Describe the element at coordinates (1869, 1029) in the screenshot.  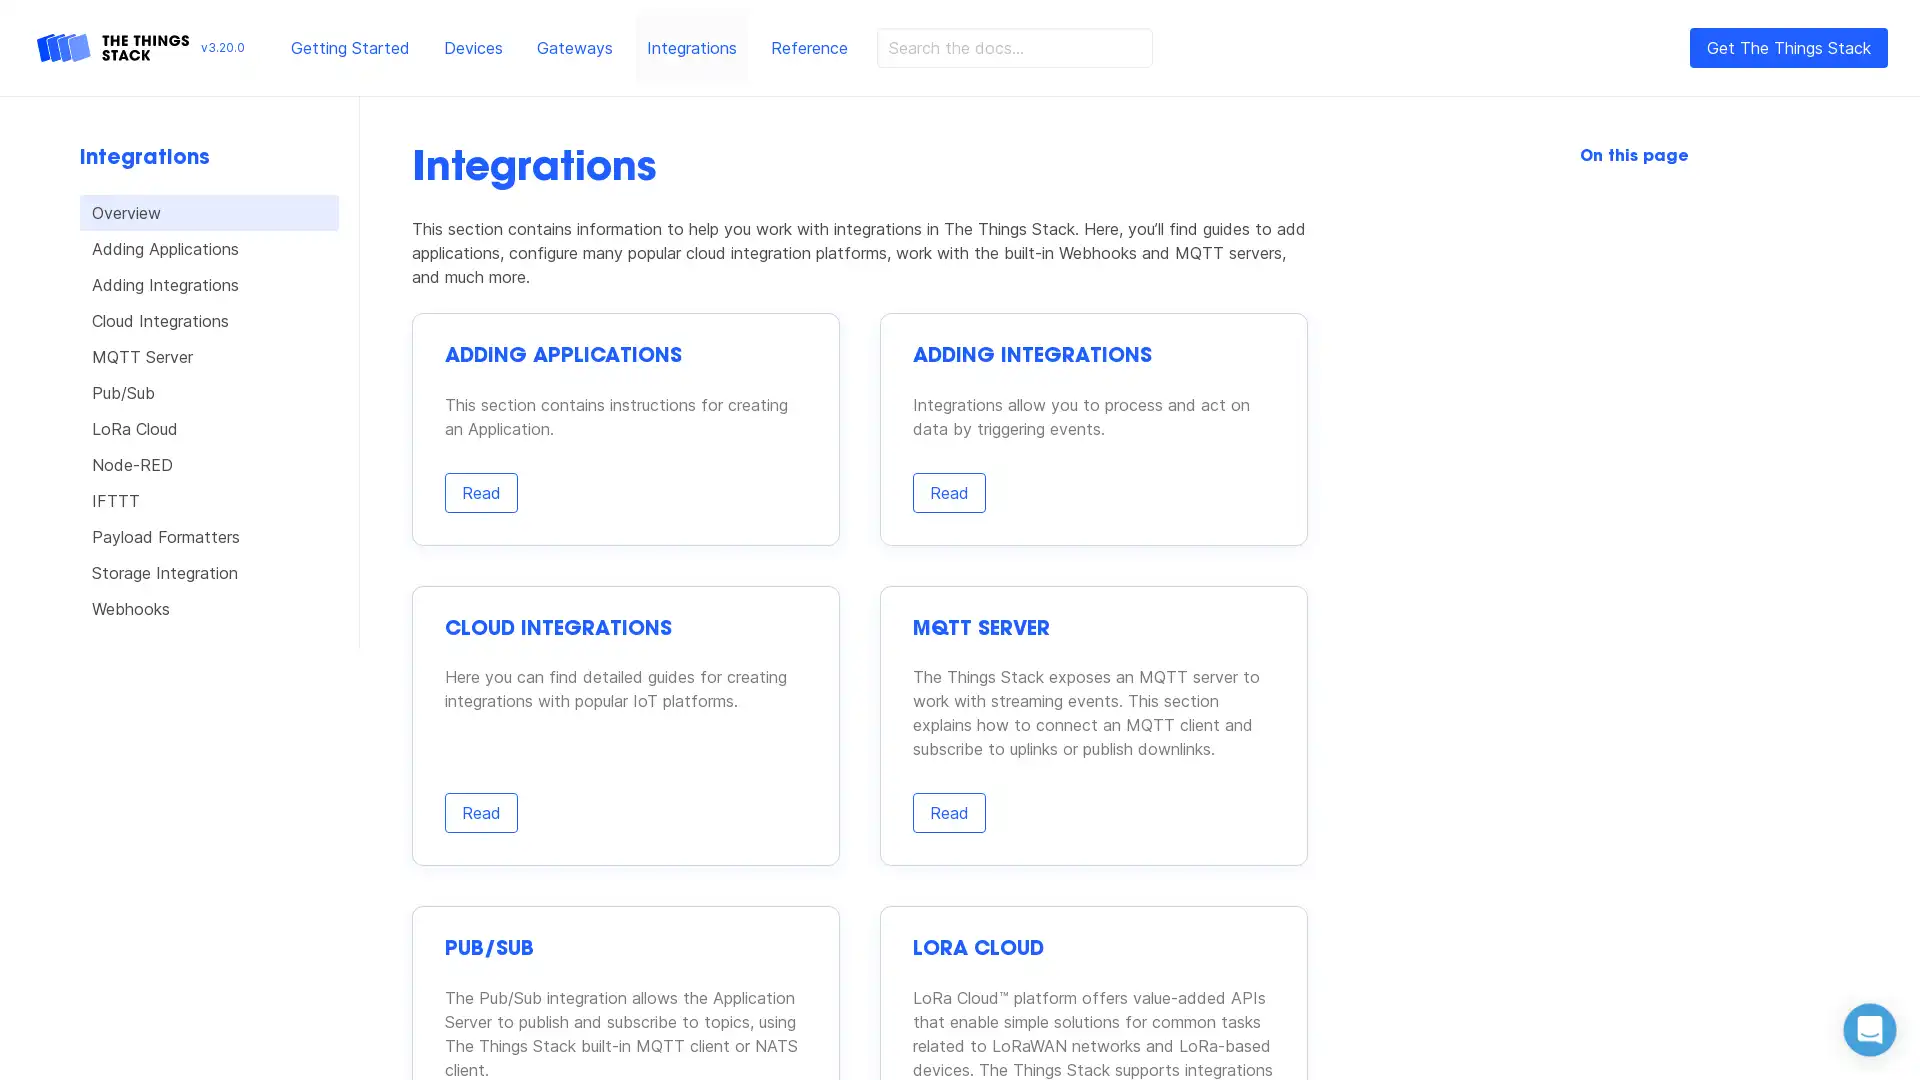
I see `Open Intercom Messenger` at that location.